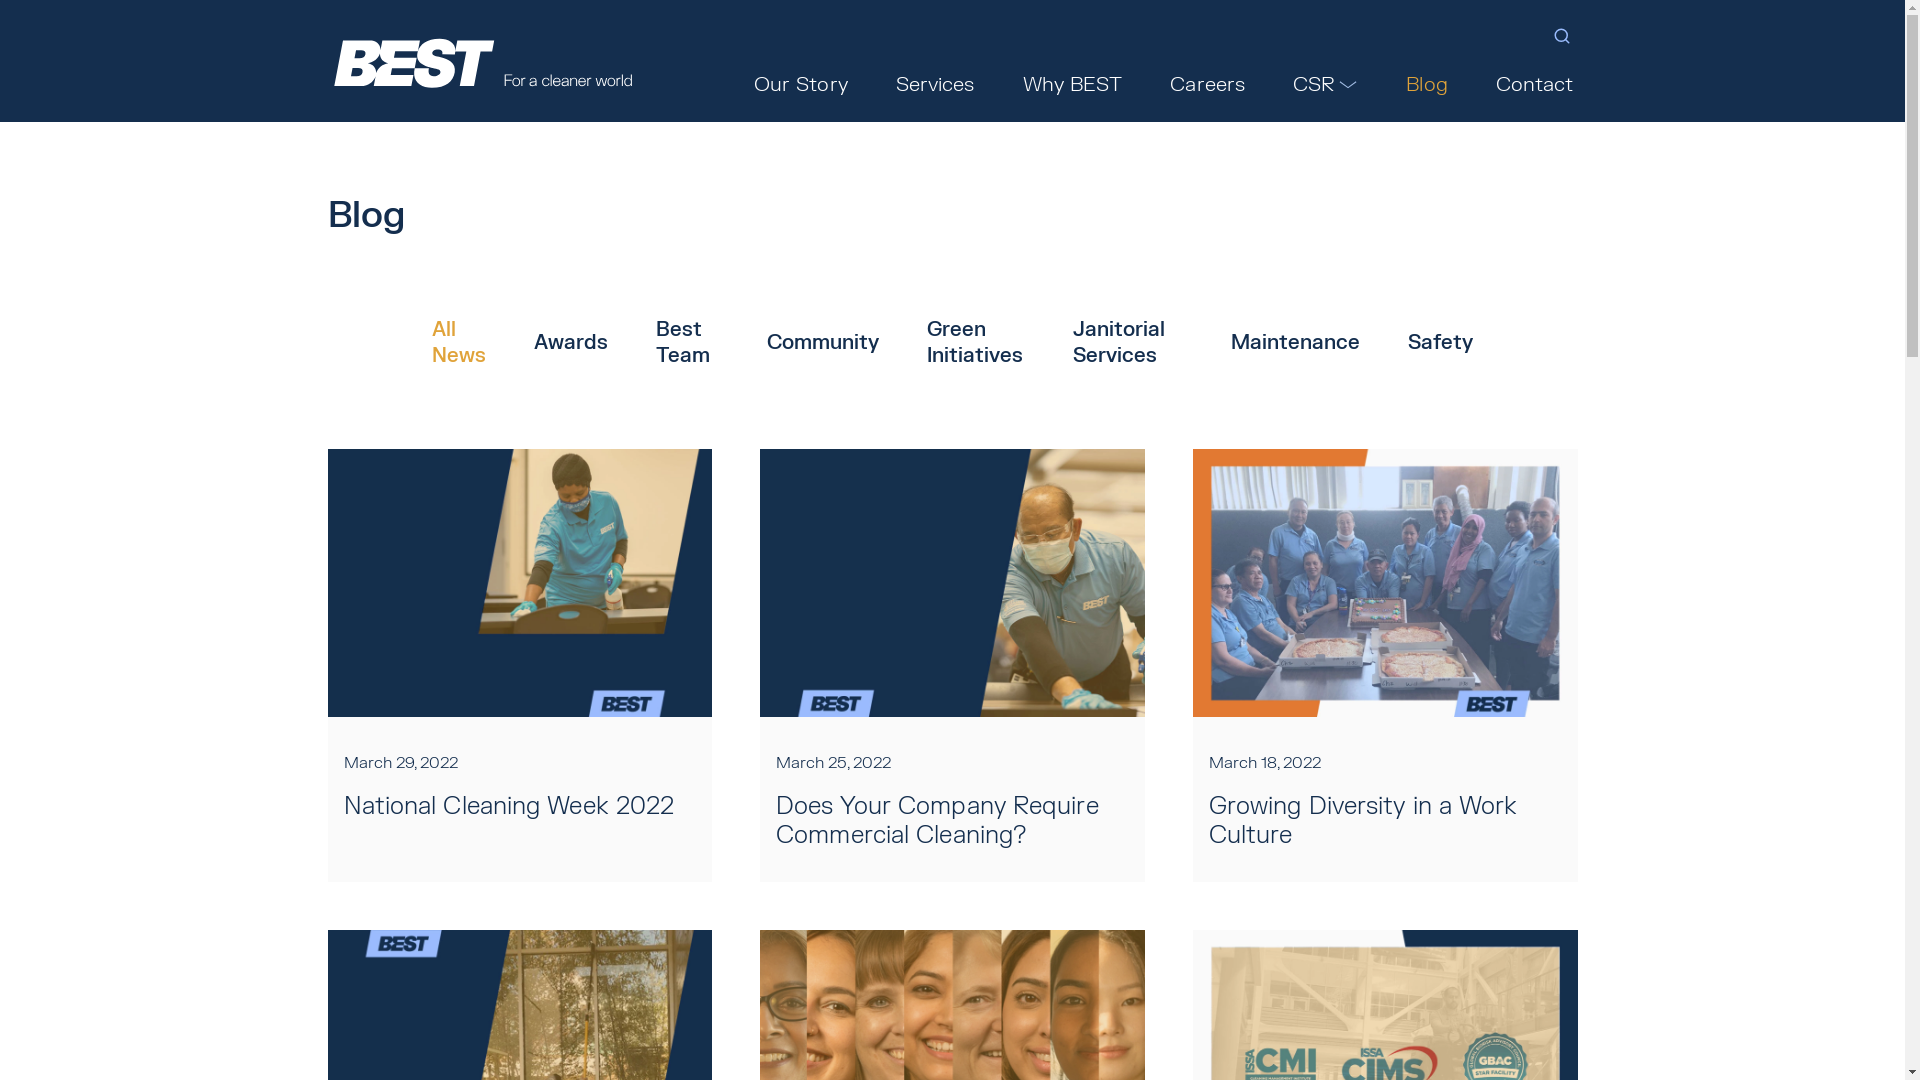 The image size is (1920, 1080). What do you see at coordinates (570, 342) in the screenshot?
I see `'Awards'` at bounding box center [570, 342].